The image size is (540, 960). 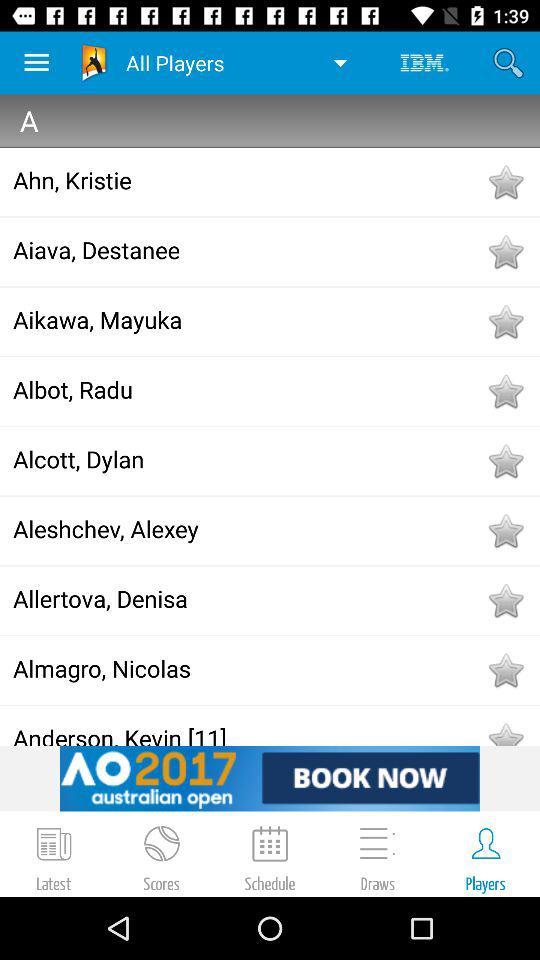 What do you see at coordinates (504, 670) in the screenshot?
I see `favorite` at bounding box center [504, 670].